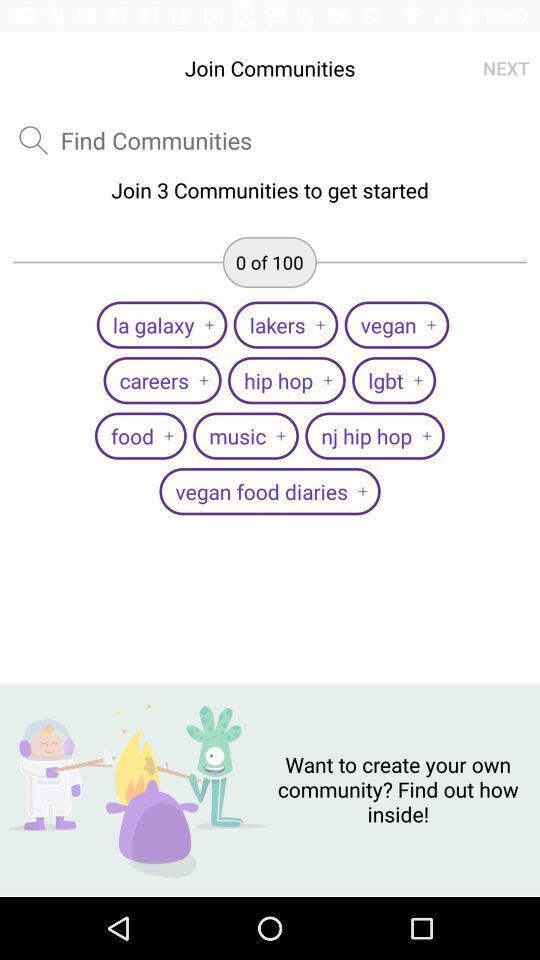  What do you see at coordinates (155, 139) in the screenshot?
I see `type the communities name` at bounding box center [155, 139].